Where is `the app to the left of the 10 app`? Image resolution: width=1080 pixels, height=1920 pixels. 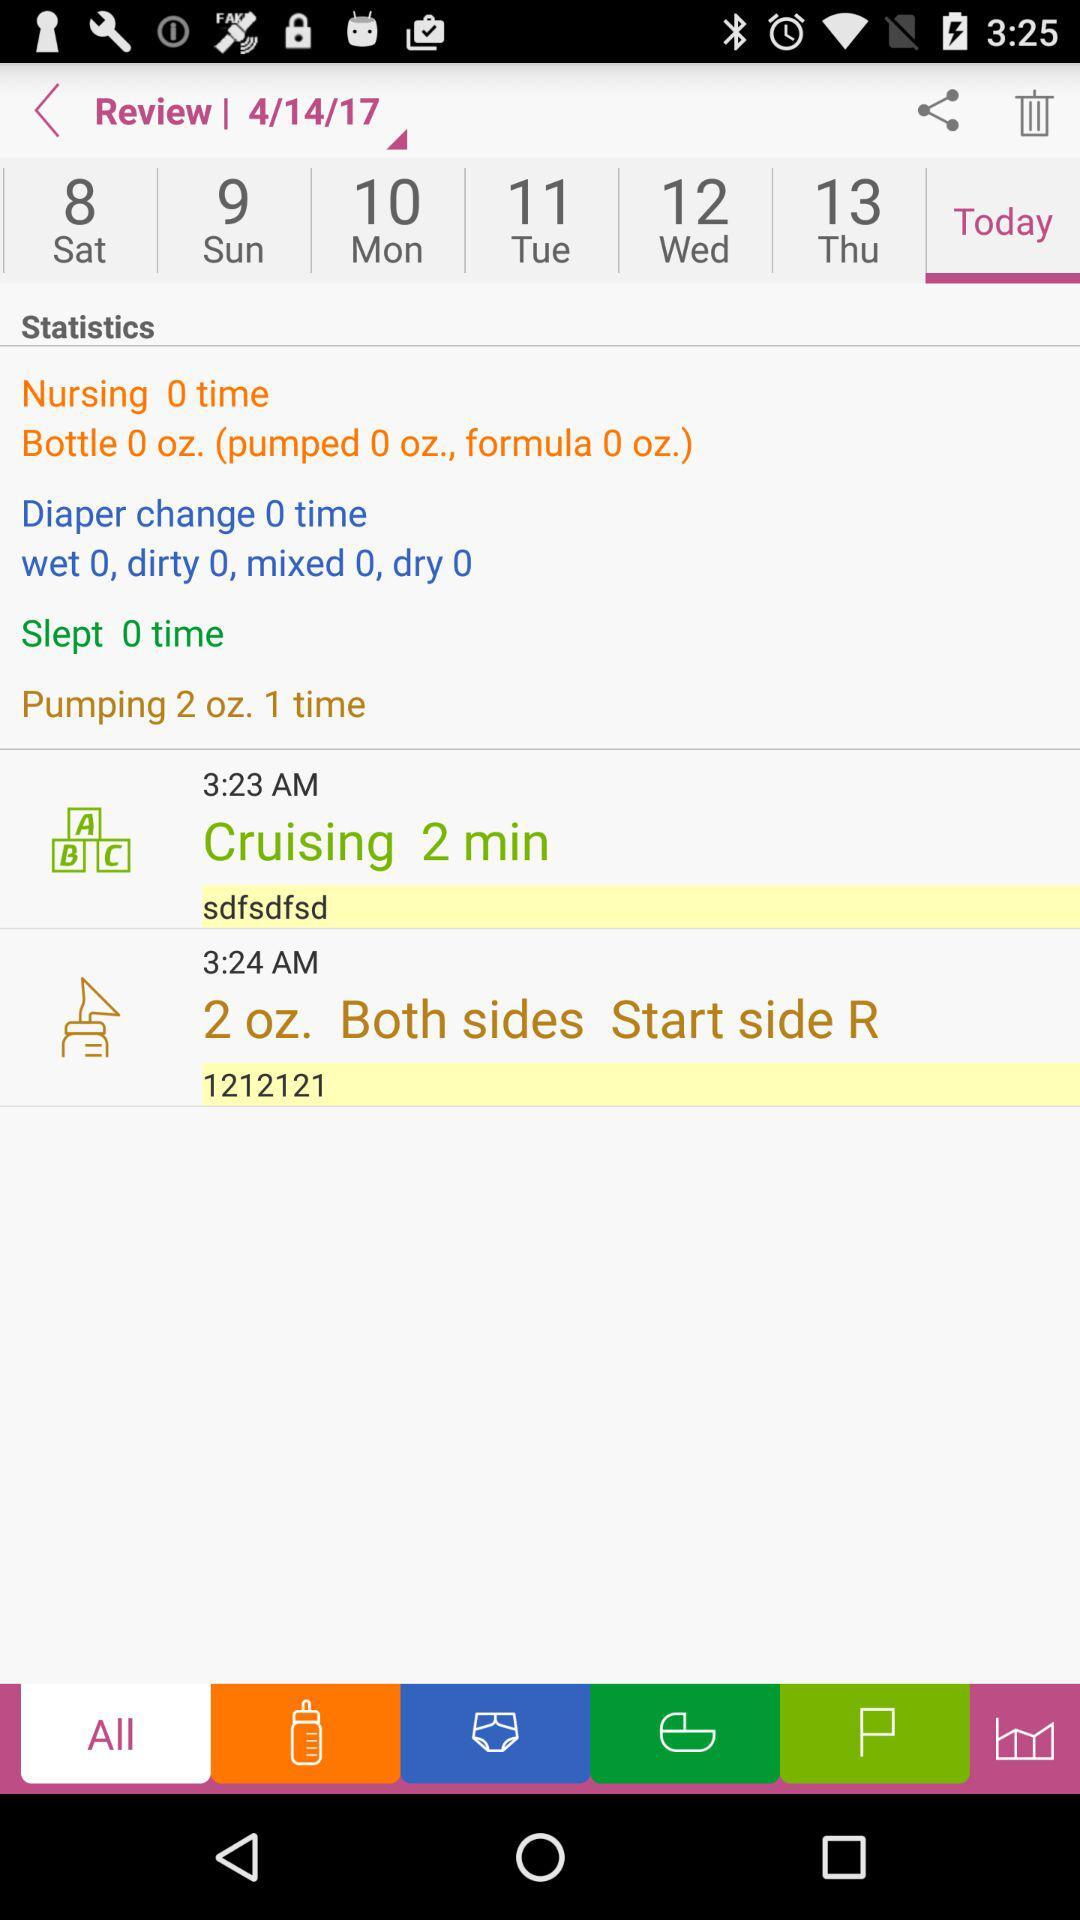
the app to the left of the 10 app is located at coordinates (232, 220).